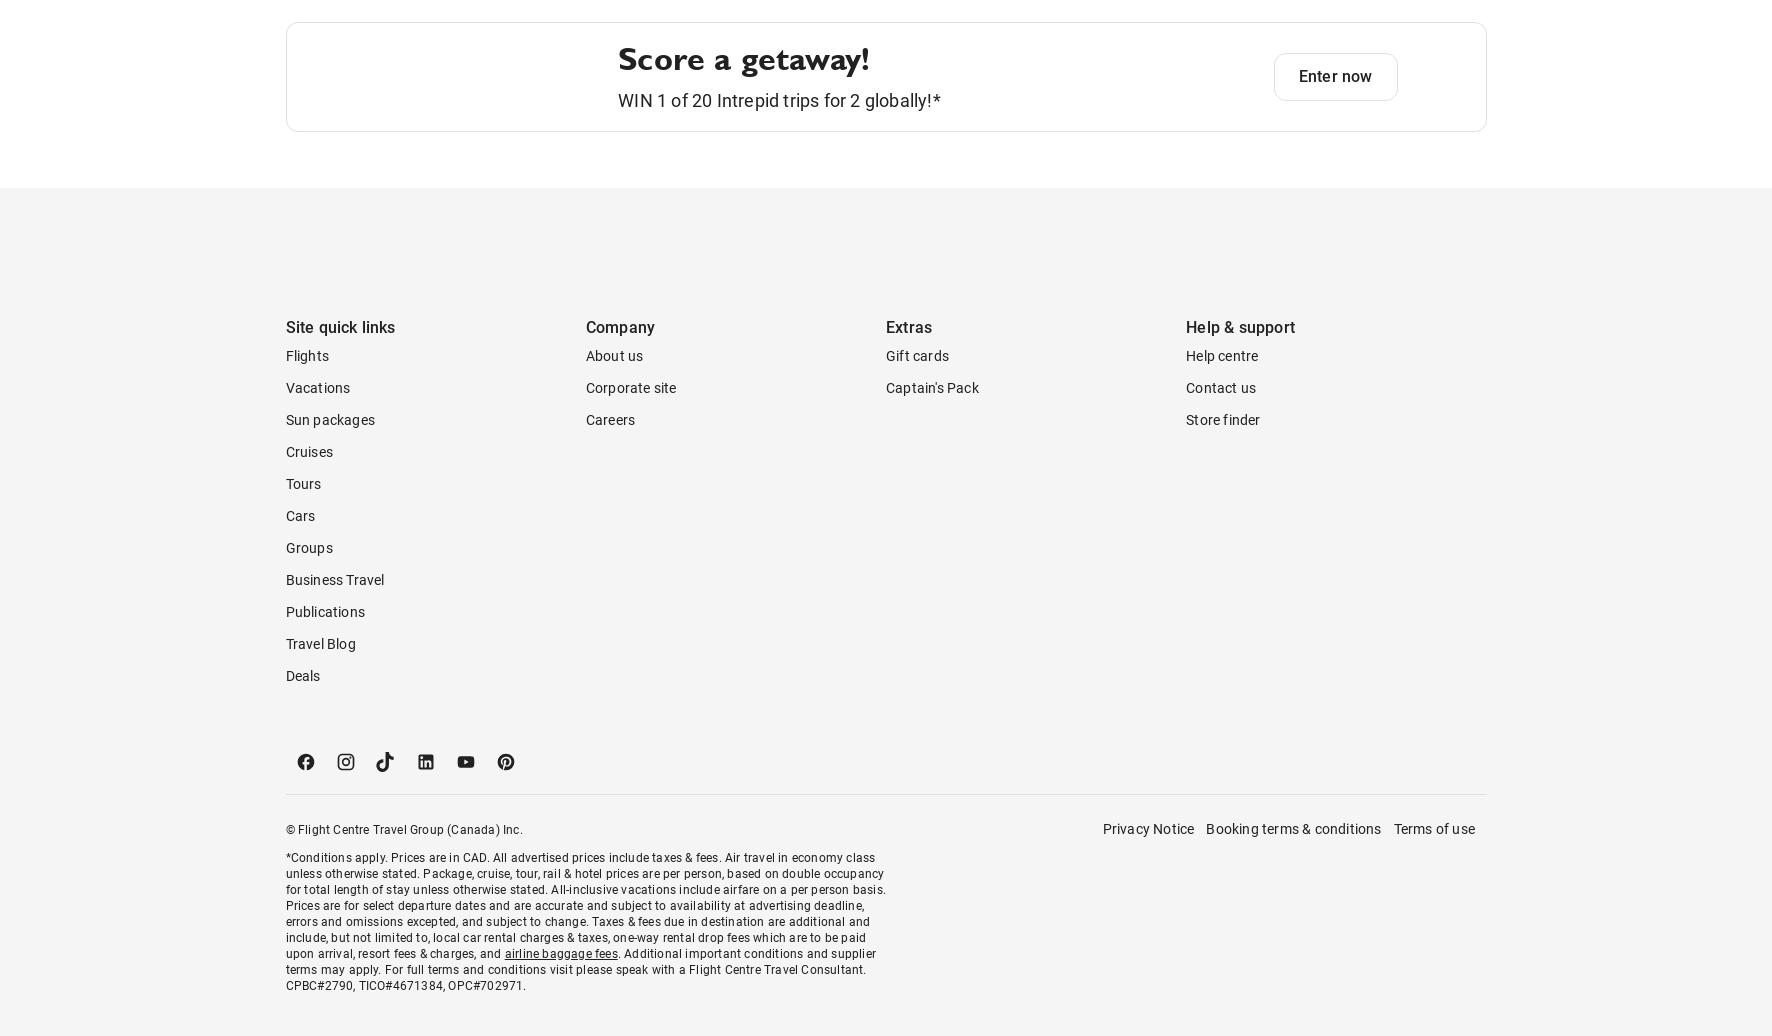  What do you see at coordinates (340, 407) in the screenshot?
I see `'Site quick links'` at bounding box center [340, 407].